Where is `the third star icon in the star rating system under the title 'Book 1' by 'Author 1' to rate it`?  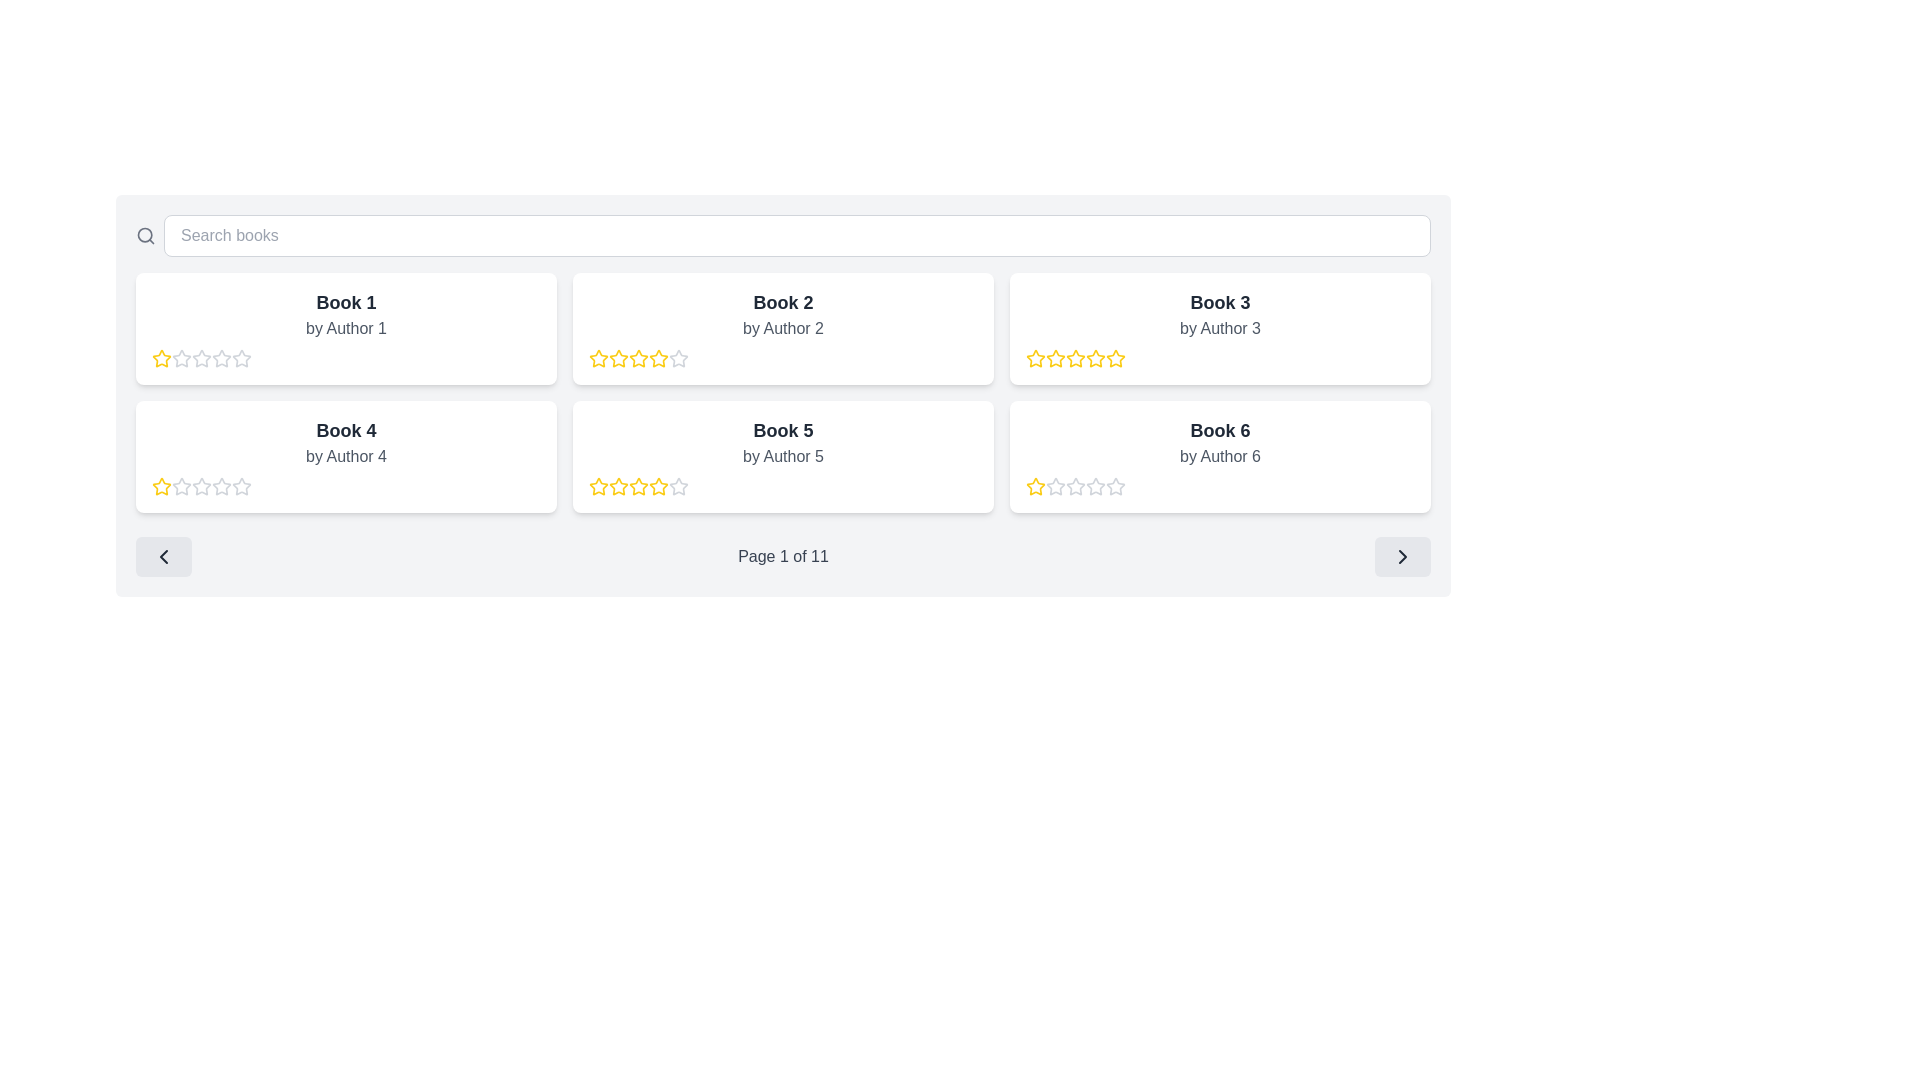 the third star icon in the star rating system under the title 'Book 1' by 'Author 1' to rate it is located at coordinates (182, 357).